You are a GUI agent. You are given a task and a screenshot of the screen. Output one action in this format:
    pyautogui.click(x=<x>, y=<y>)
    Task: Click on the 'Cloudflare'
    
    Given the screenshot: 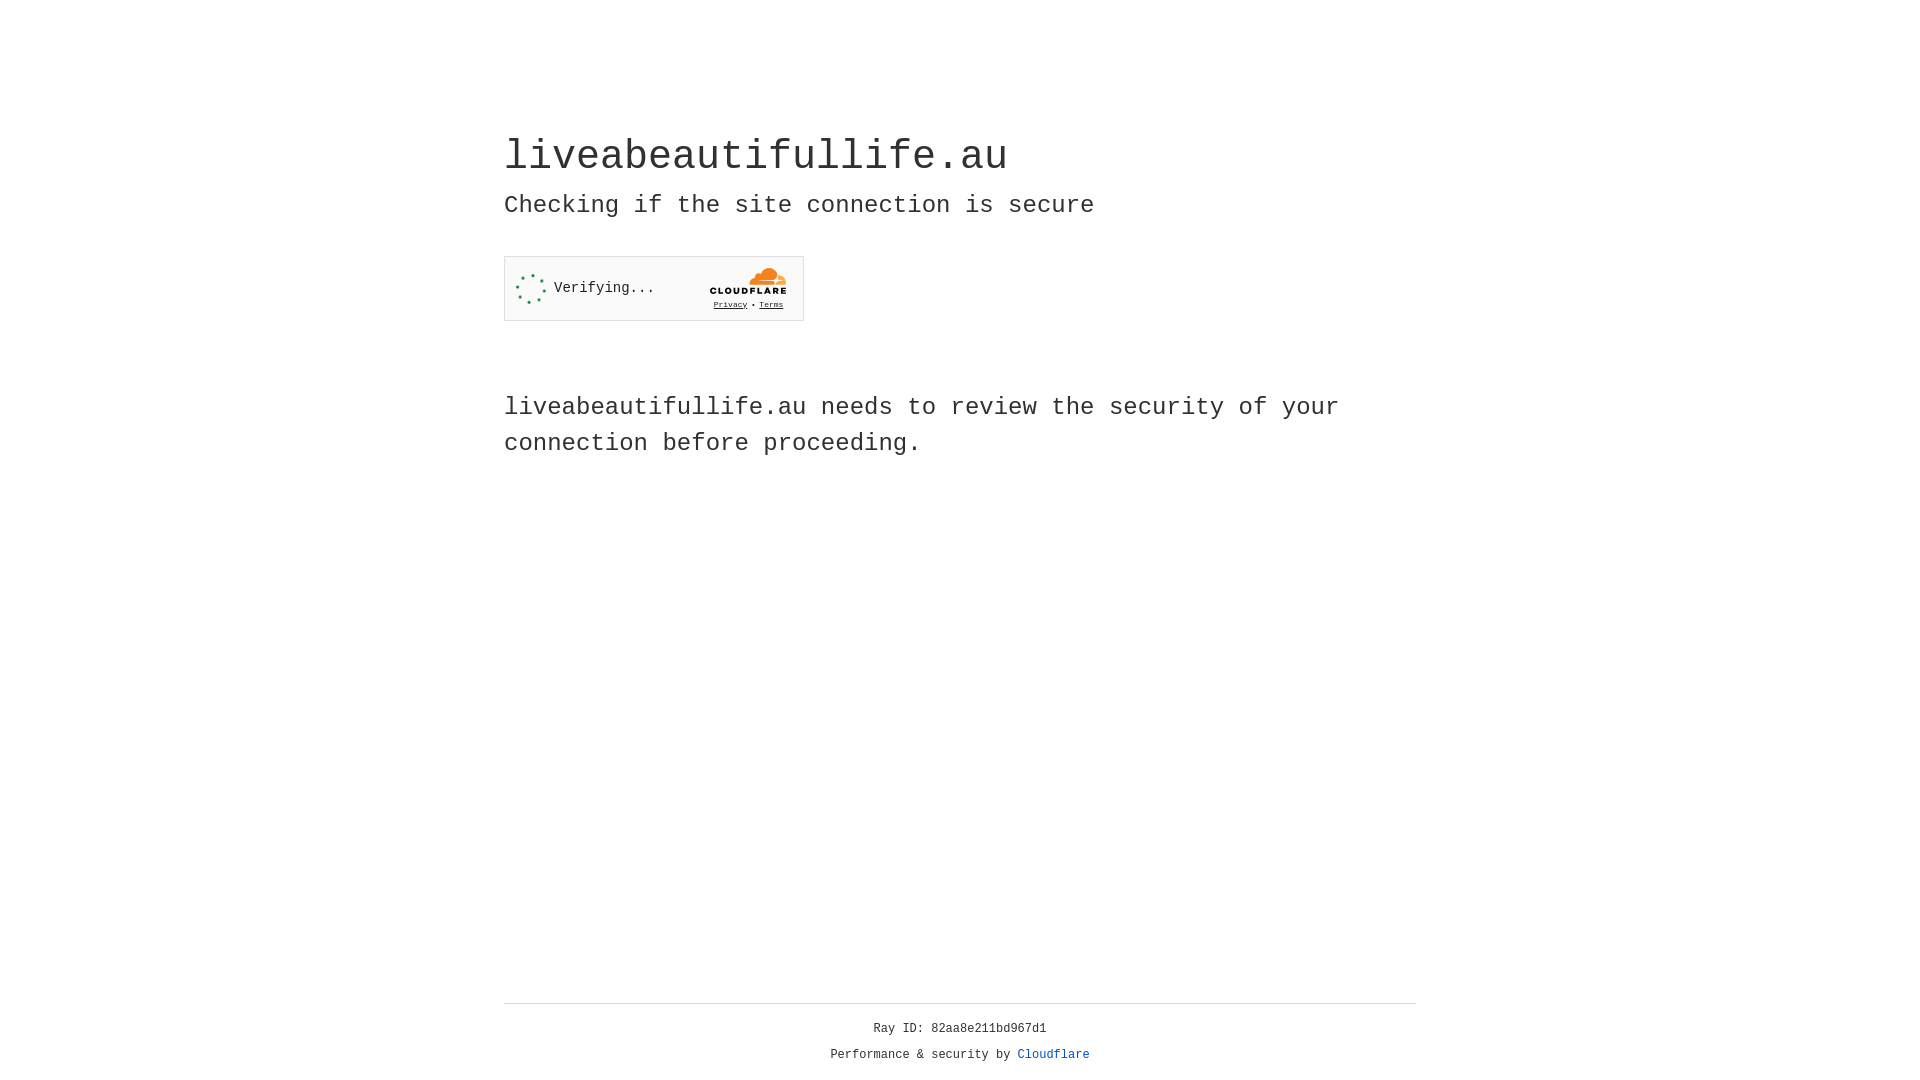 What is the action you would take?
    pyautogui.click(x=1053, y=1054)
    